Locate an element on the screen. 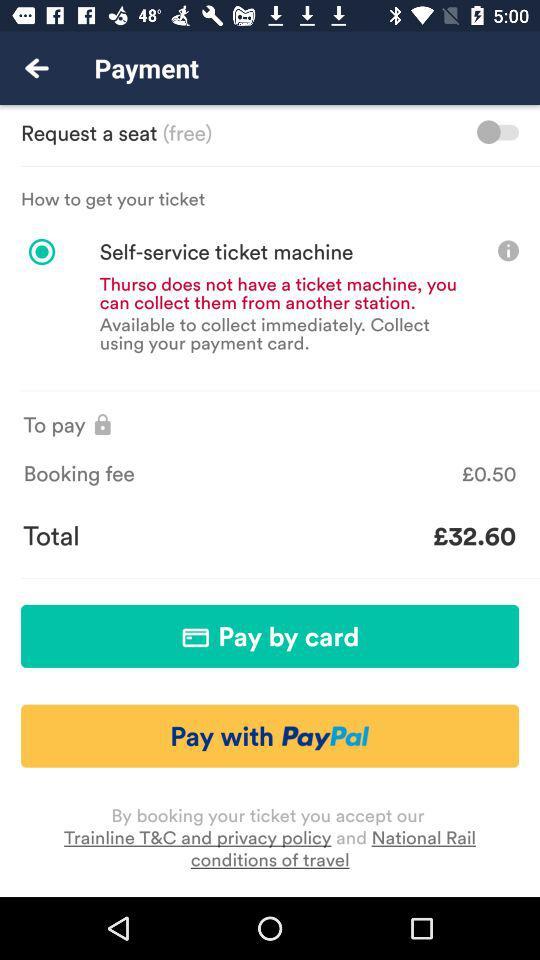 This screenshot has width=540, height=960. self service ticket icon is located at coordinates (198, 251).